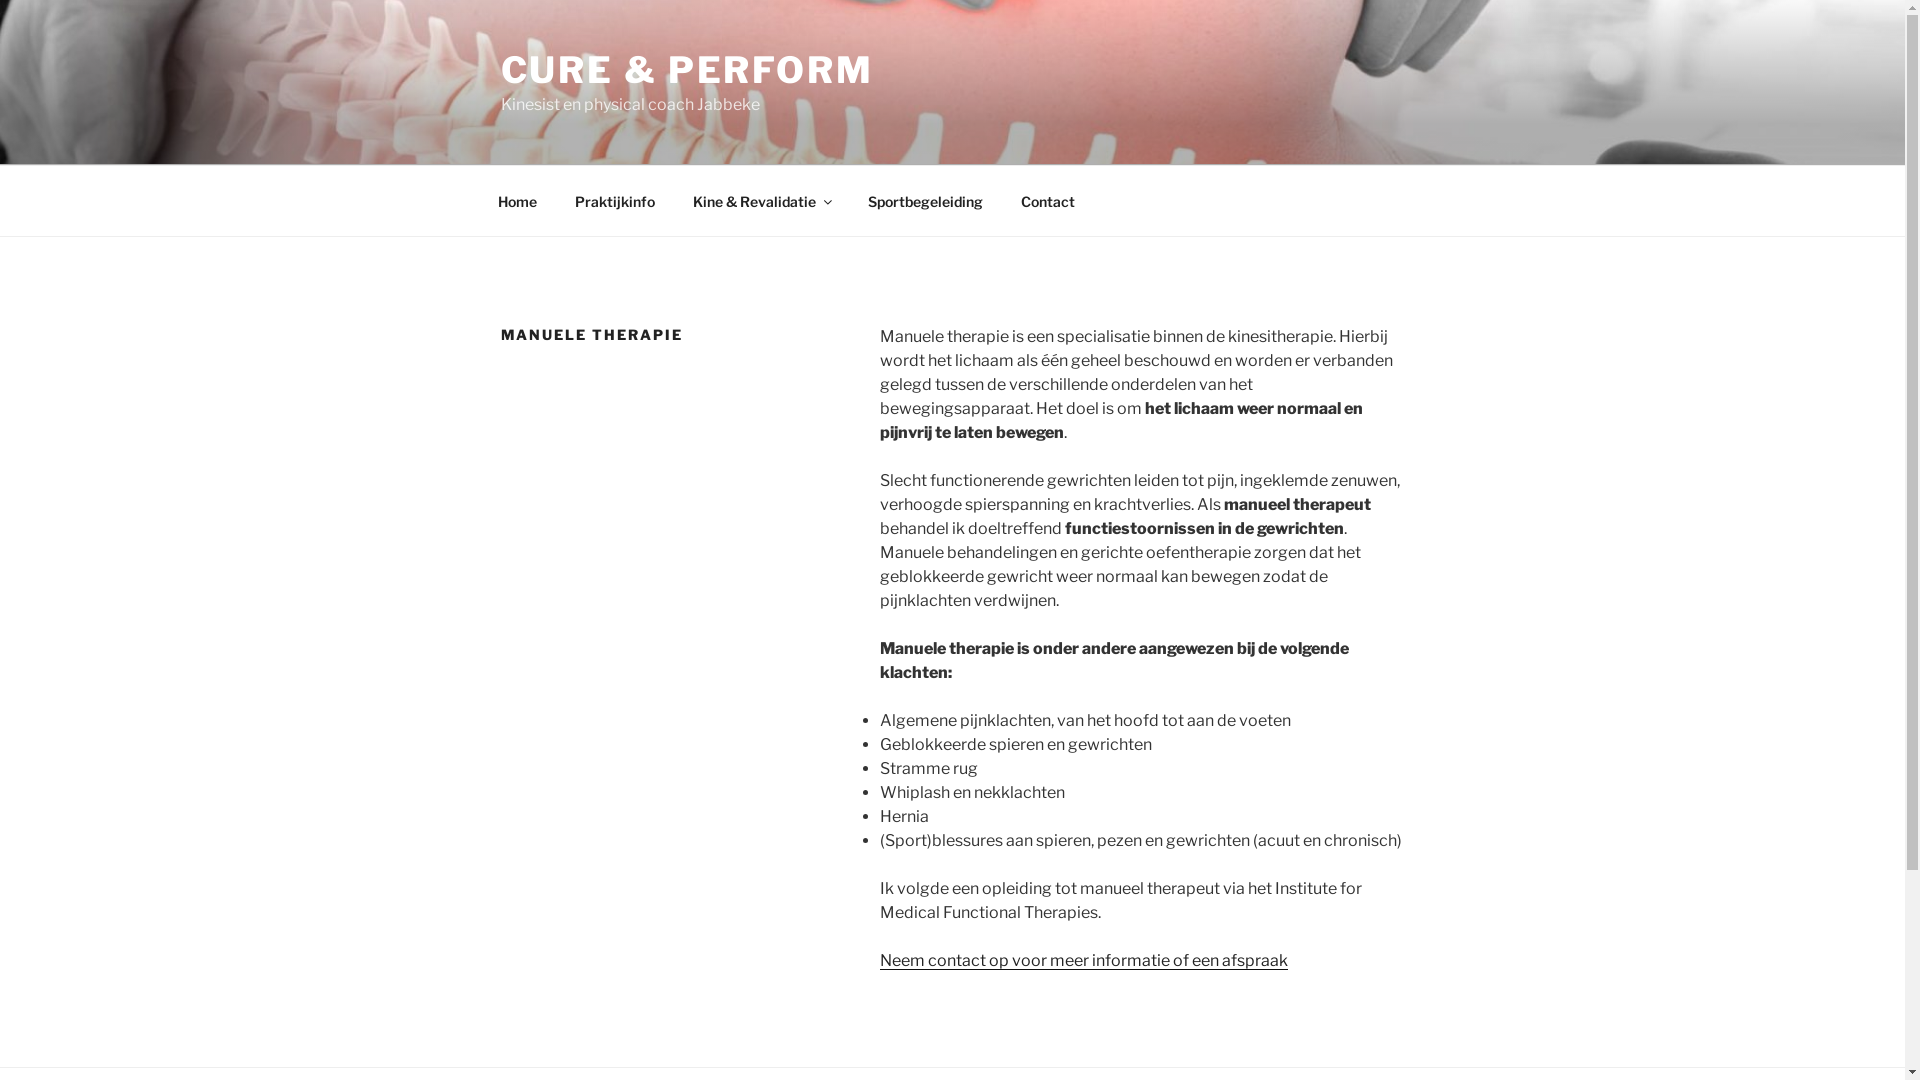 This screenshot has height=1080, width=1920. I want to click on 'Kine & Revalidatie', so click(761, 200).